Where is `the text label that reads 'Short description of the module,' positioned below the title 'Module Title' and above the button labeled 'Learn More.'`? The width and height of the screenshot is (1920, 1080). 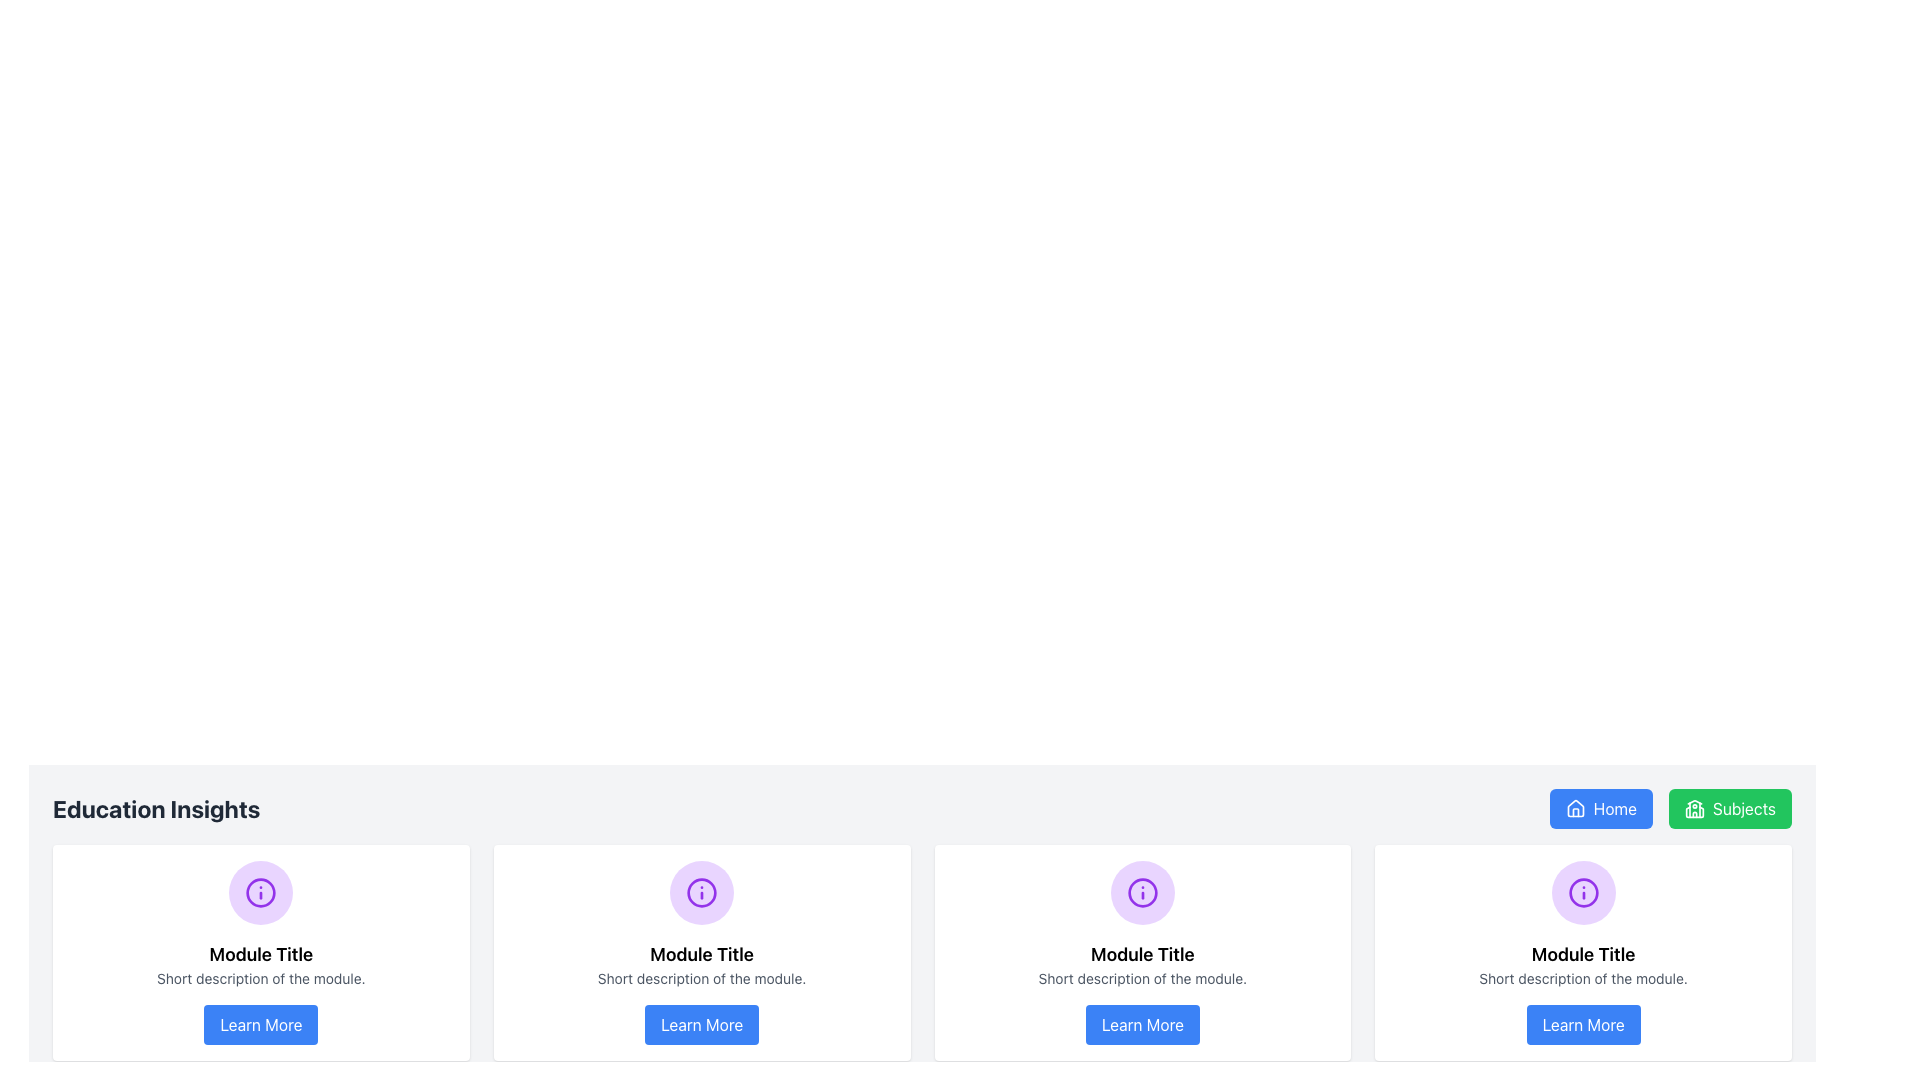
the text label that reads 'Short description of the module,' positioned below the title 'Module Title' and above the button labeled 'Learn More.' is located at coordinates (702, 978).